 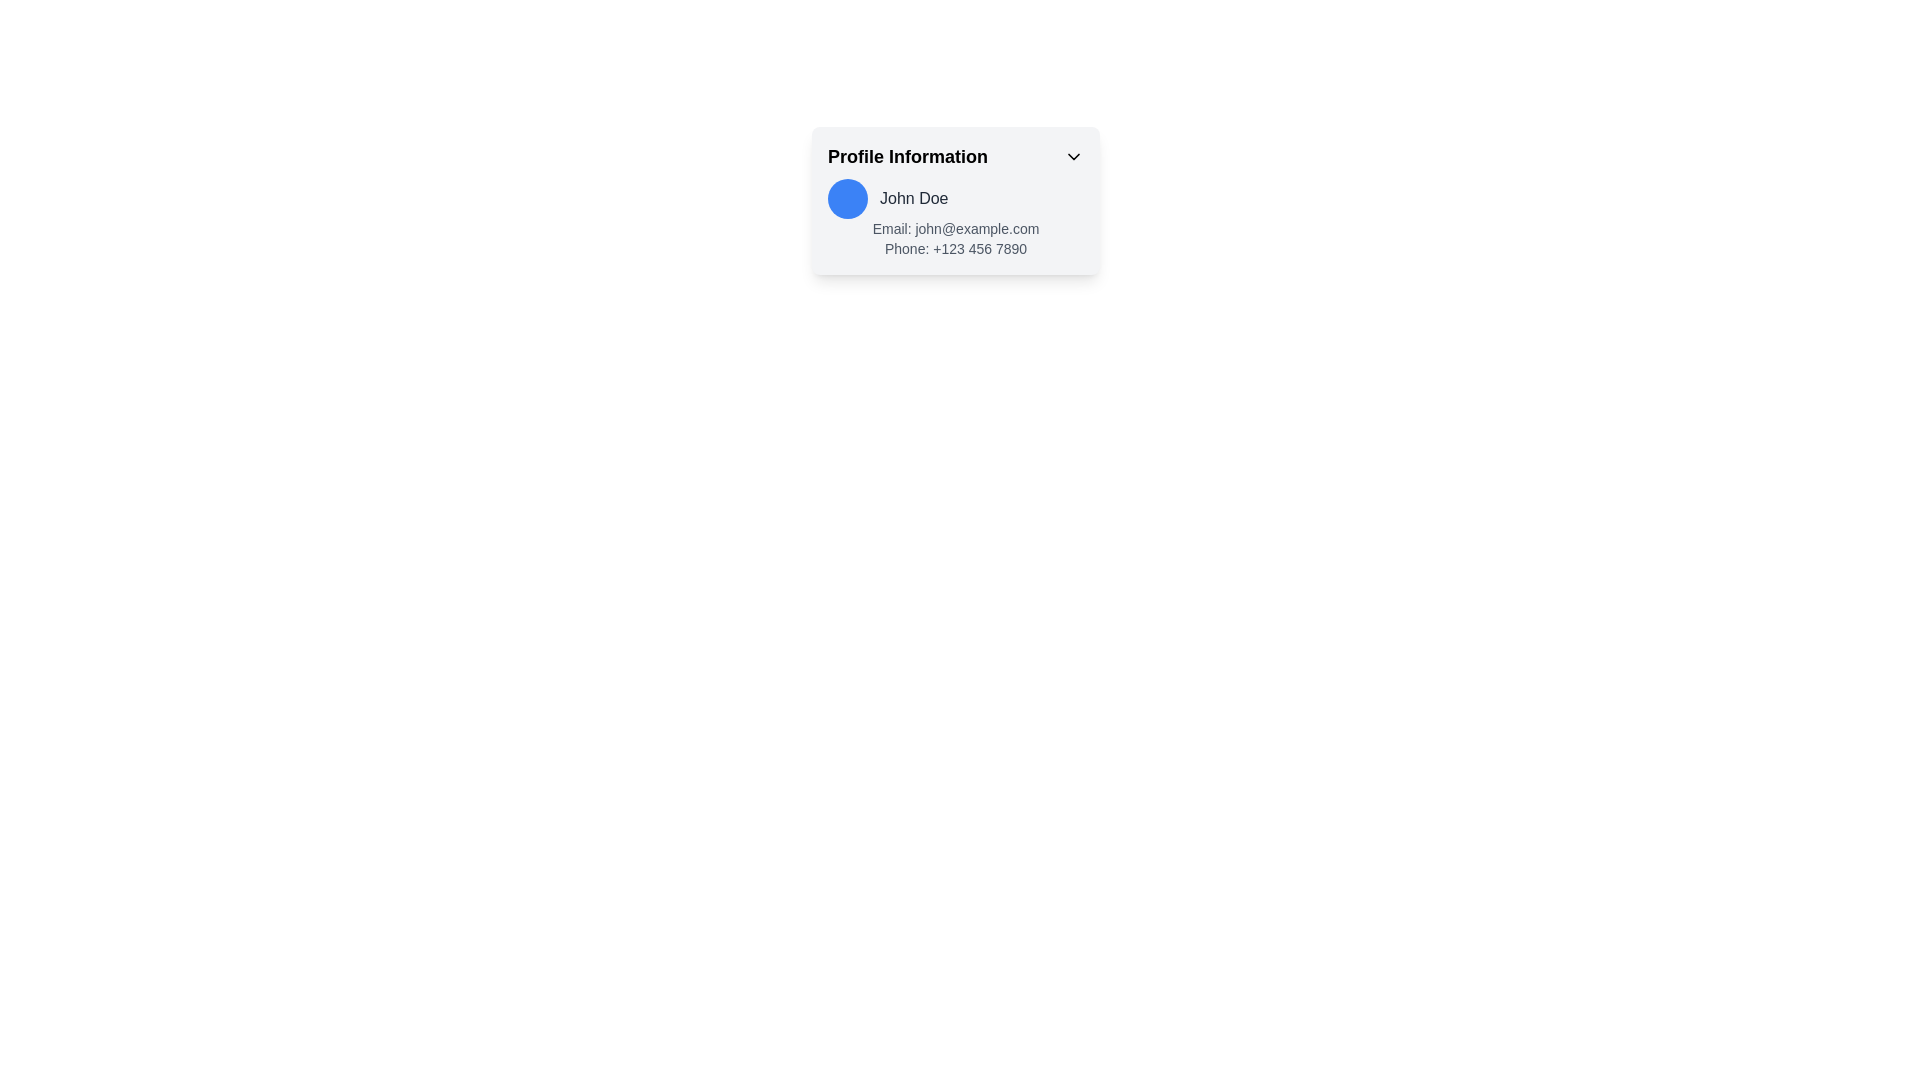 I want to click on name 'John Doe' from the profile information section, which is visually represented with a dark-gray font and accompanied by a blue circular avatar, so click(x=954, y=199).